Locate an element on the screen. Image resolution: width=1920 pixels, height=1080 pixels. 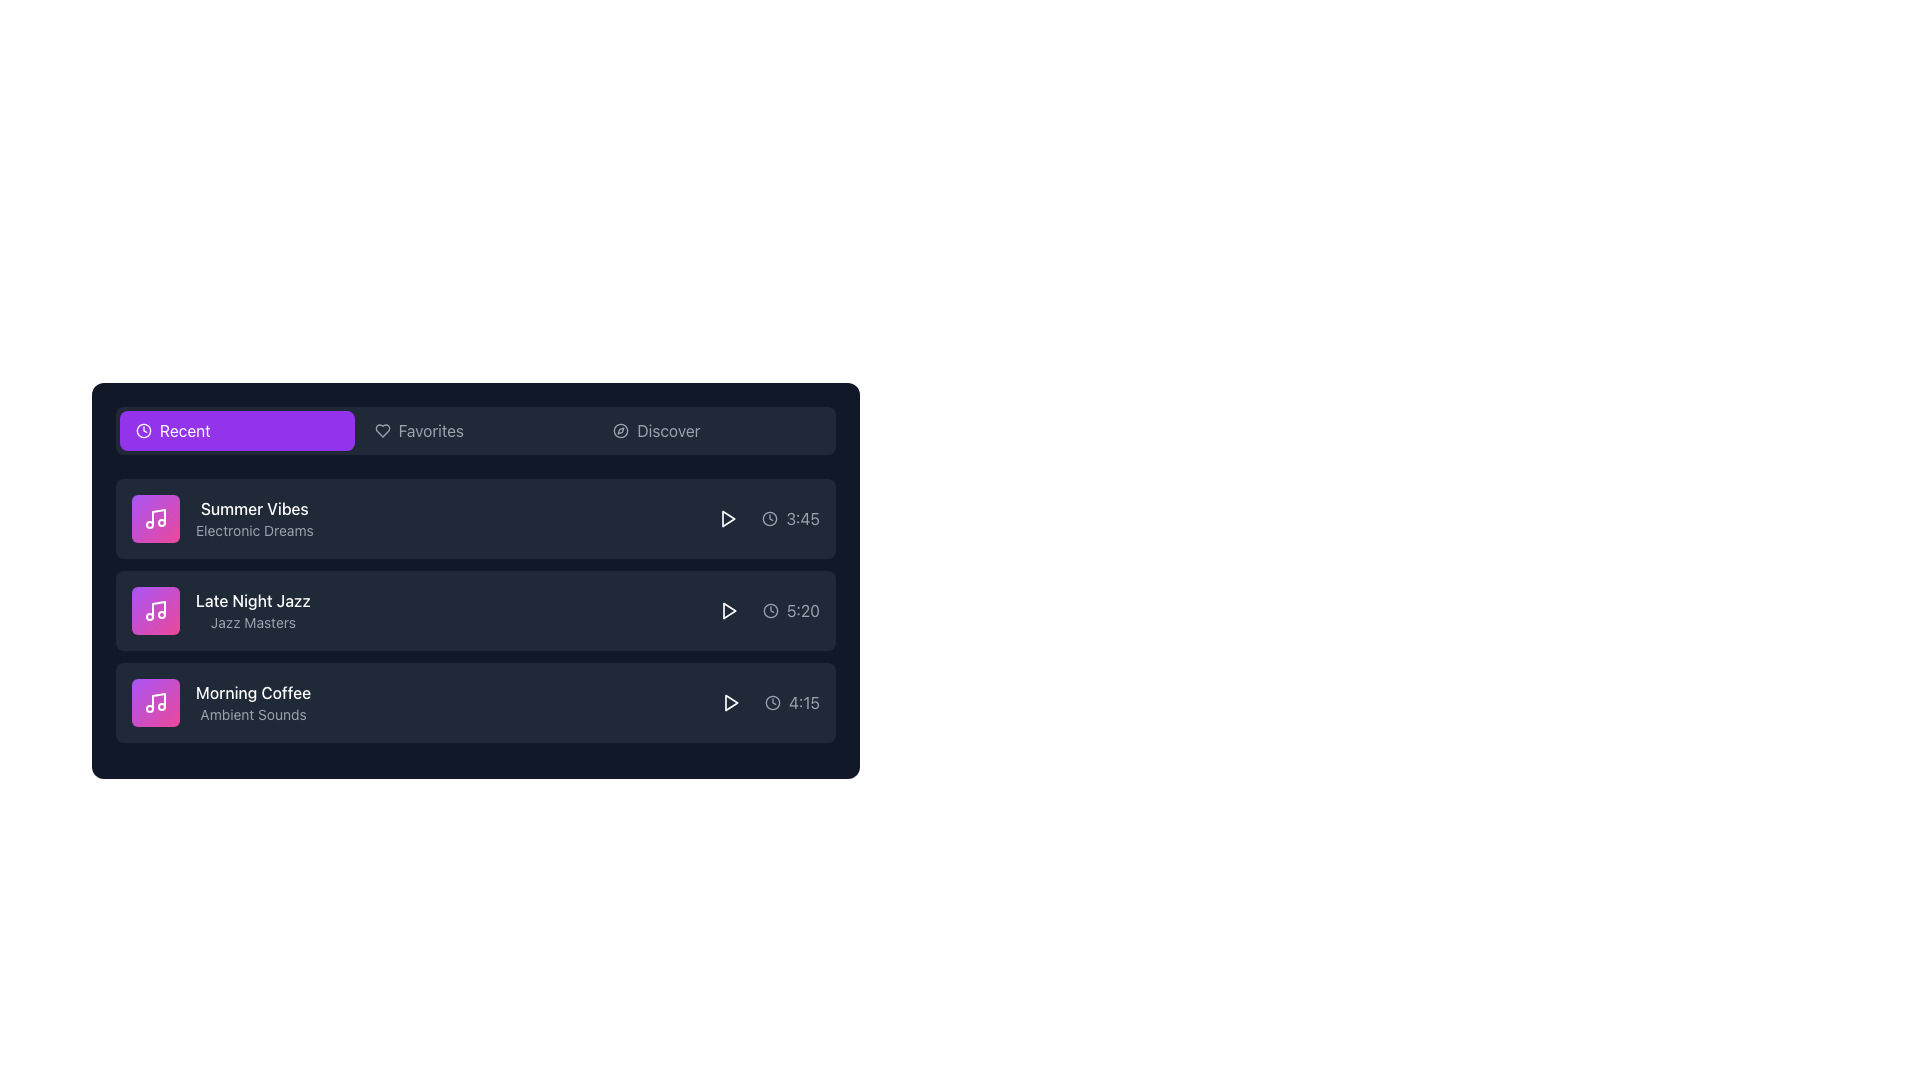
the text block that conveys information about the music item, located in the first entry of the vertical list under the 'Recent' header, adjacent to the music icon is located at coordinates (253, 518).